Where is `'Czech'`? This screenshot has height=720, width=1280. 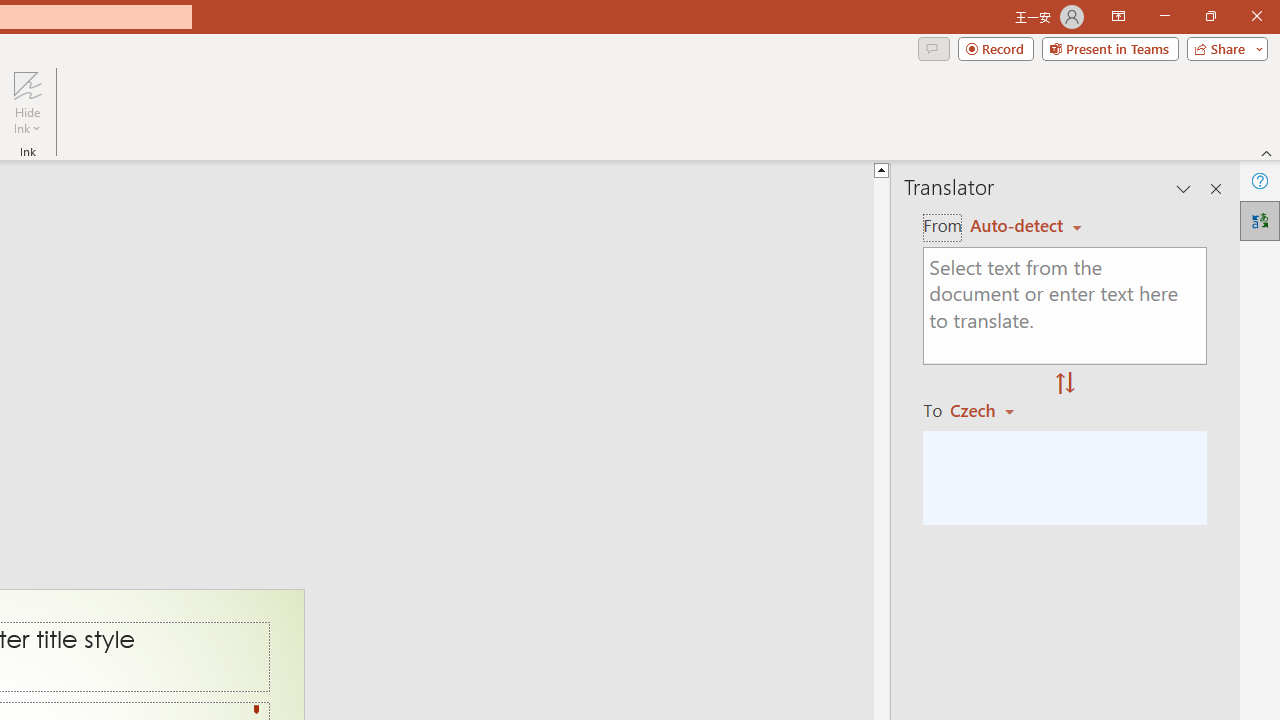
'Czech' is located at coordinates (991, 409).